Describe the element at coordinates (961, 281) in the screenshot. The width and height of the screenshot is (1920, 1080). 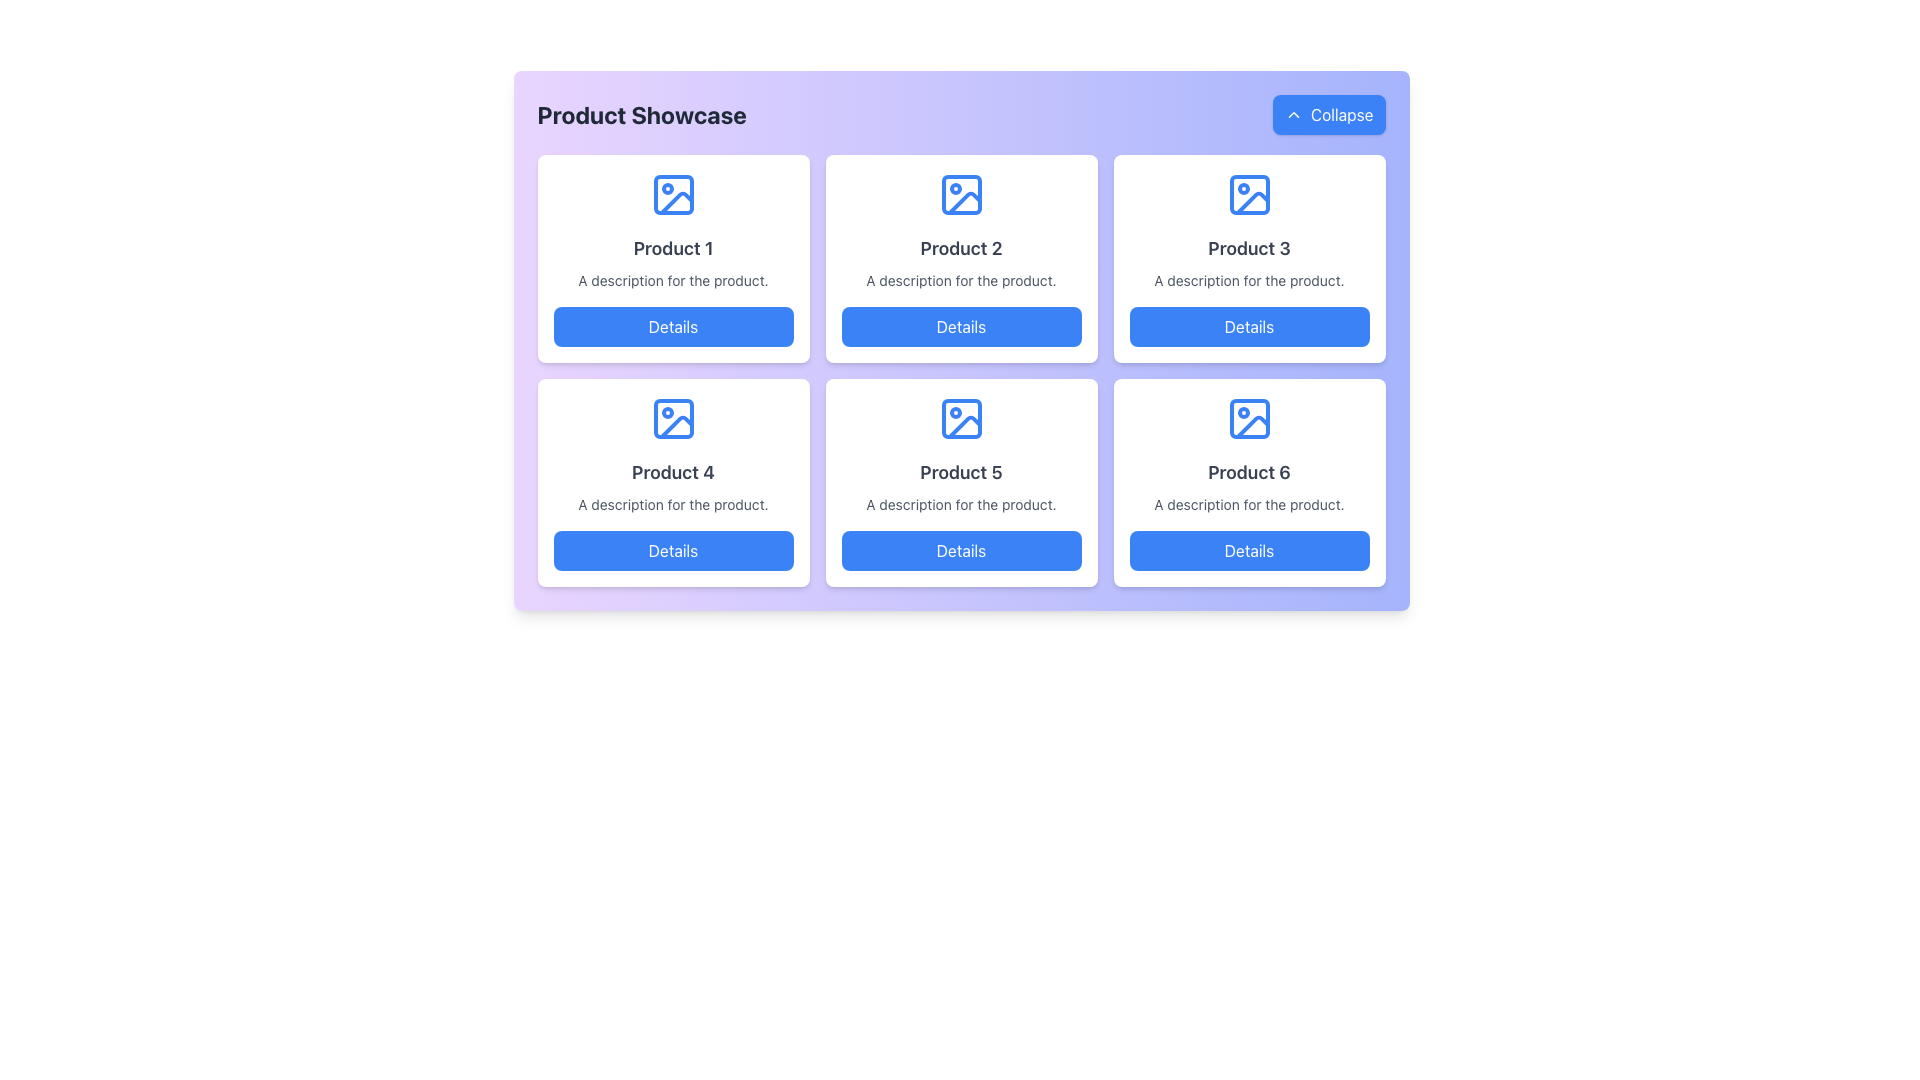
I see `text description located below the 'Product 2' title and above the 'Details' button within the second product card in the top row of the product grid` at that location.